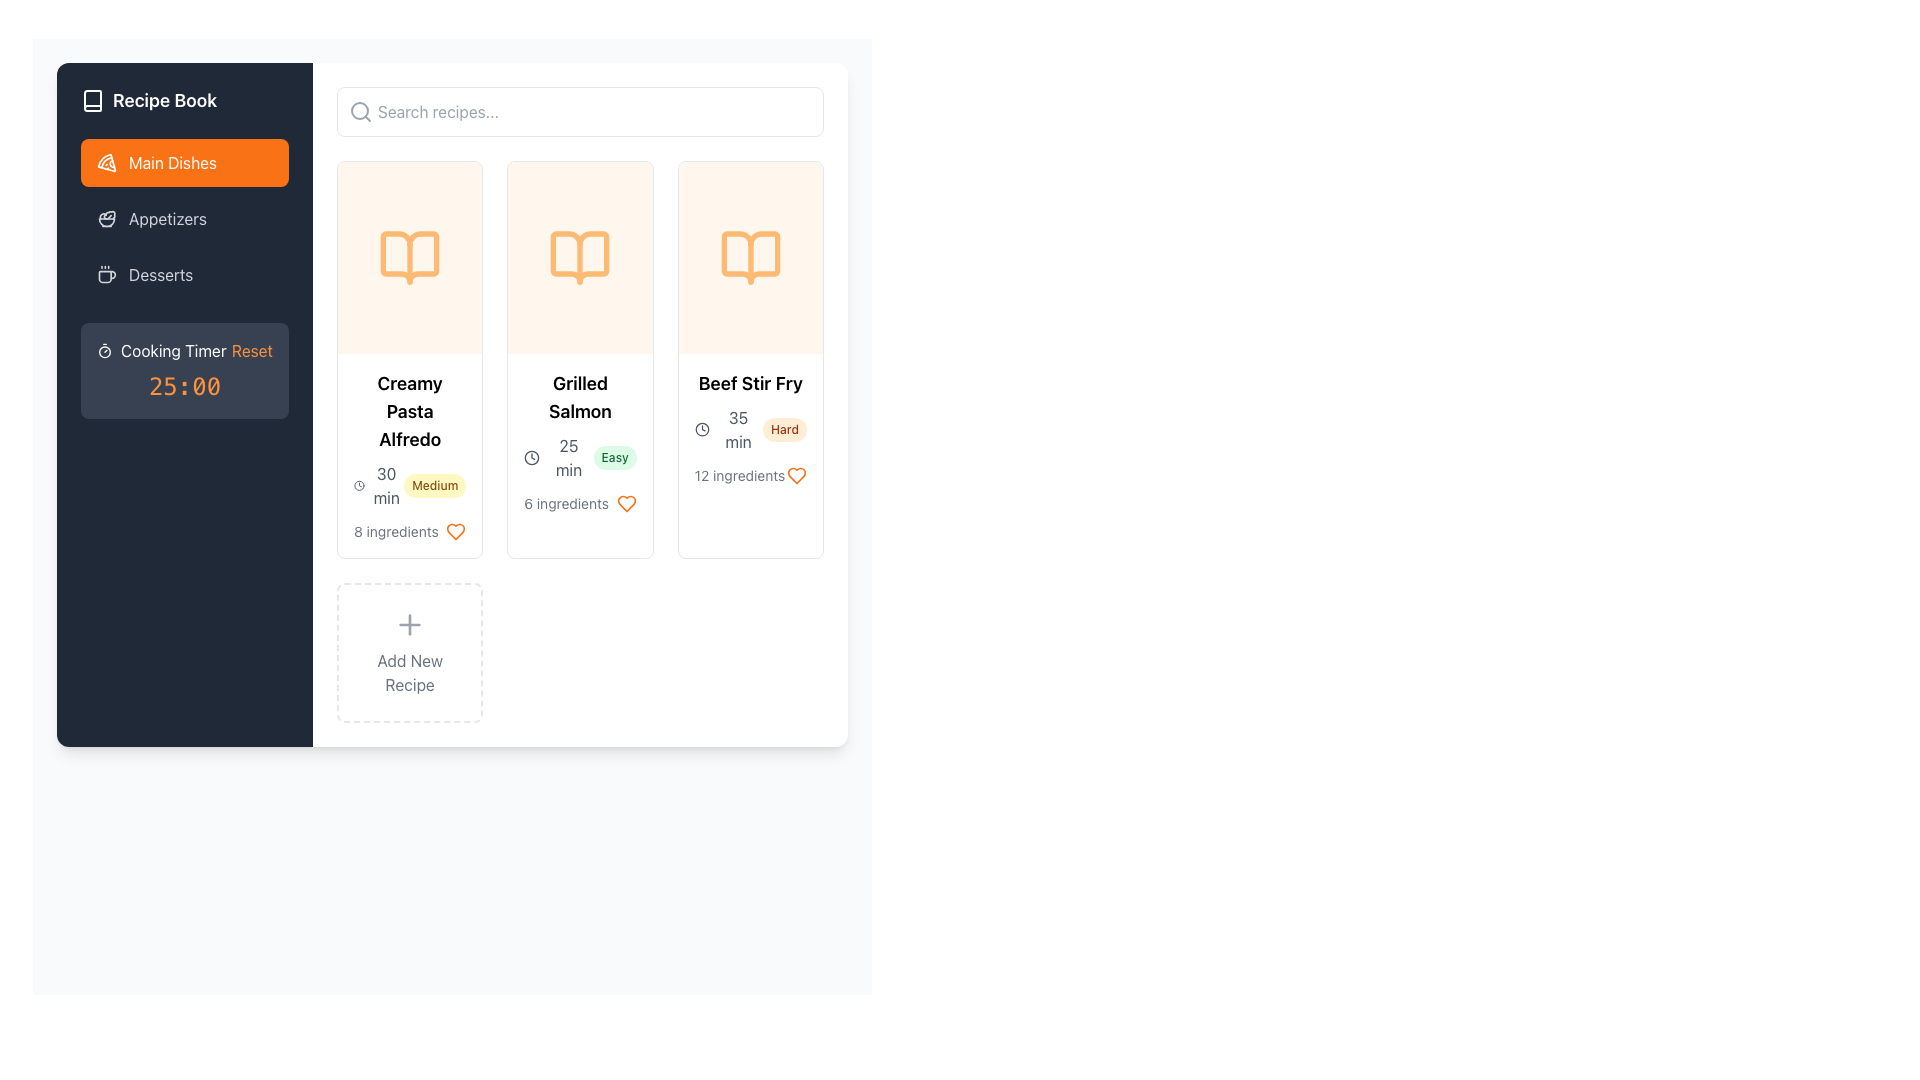  I want to click on the informational label titled 'Cooking Timer Reset' which is located above the timer value '25:00' in the gray rectangular timer panel, so click(185, 350).